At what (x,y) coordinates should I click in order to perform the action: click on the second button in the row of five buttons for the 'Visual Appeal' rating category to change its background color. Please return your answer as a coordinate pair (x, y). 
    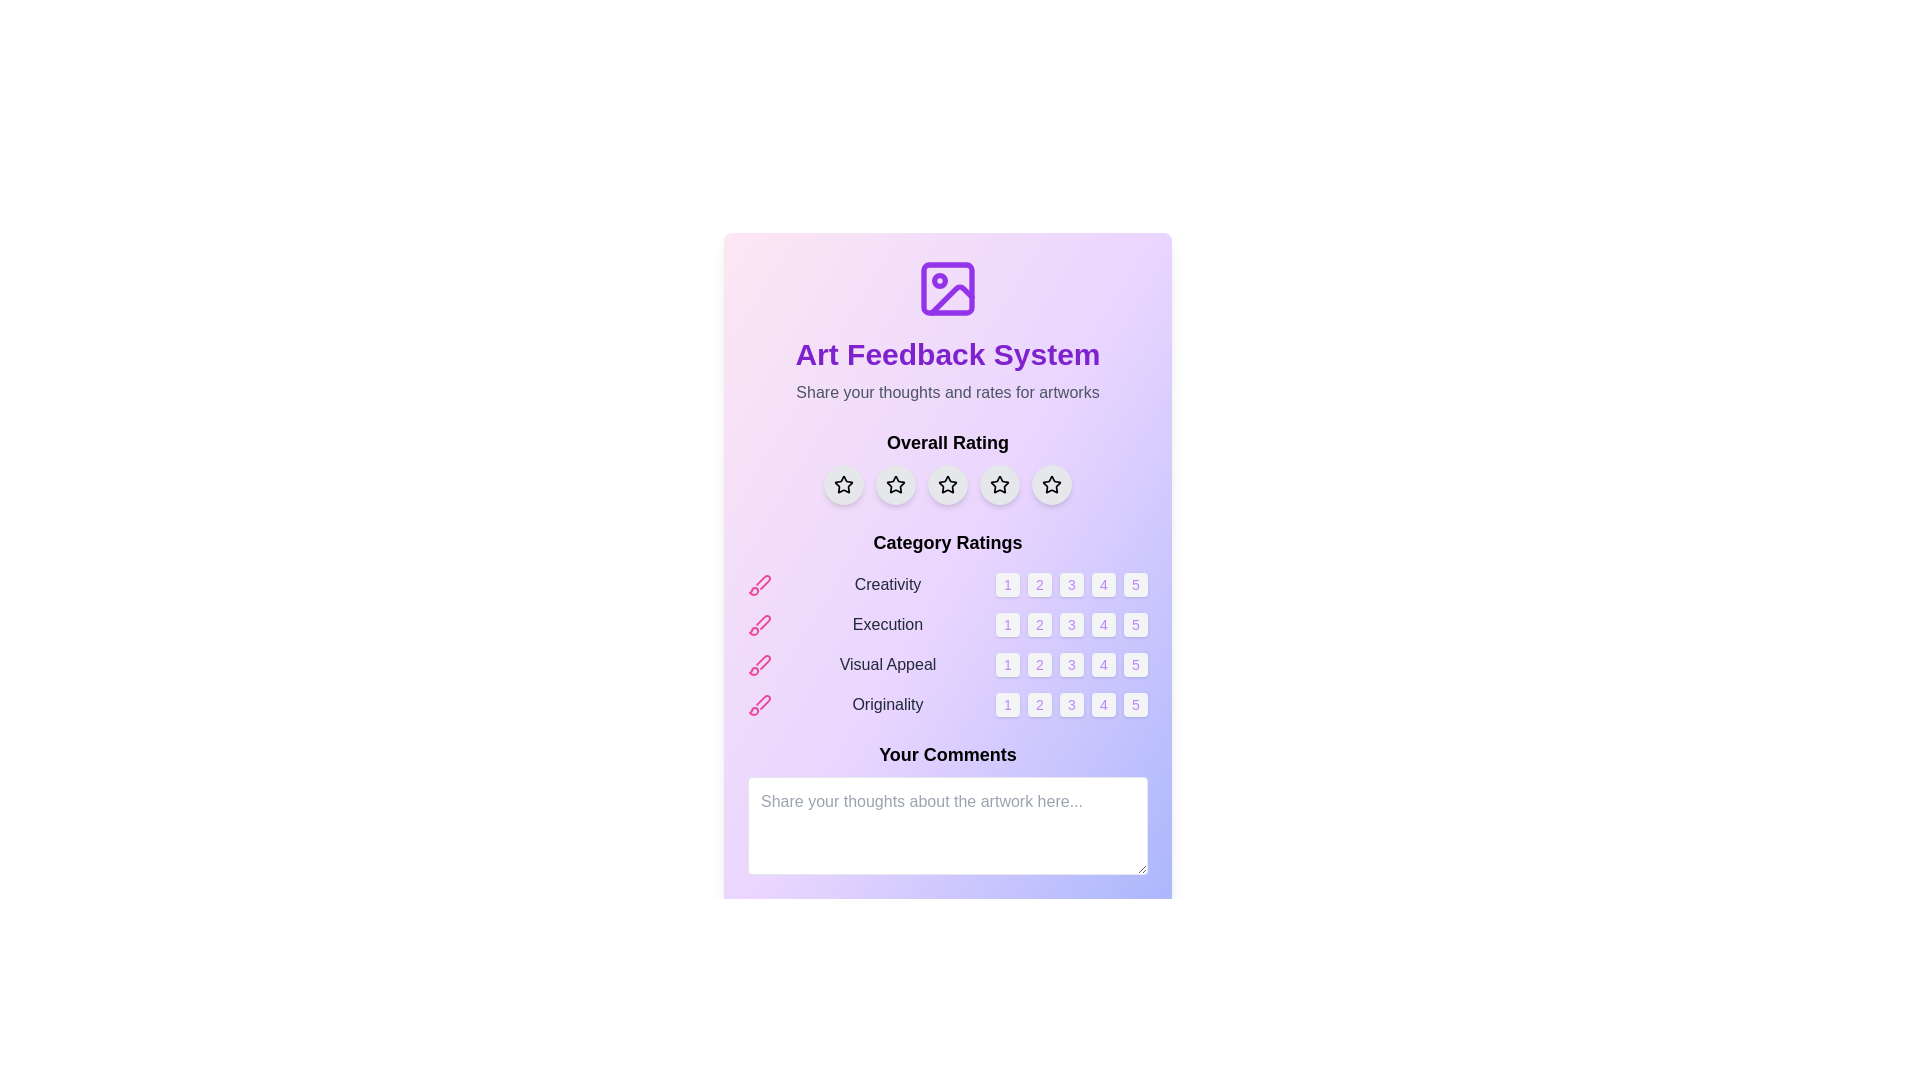
    Looking at the image, I should click on (1040, 664).